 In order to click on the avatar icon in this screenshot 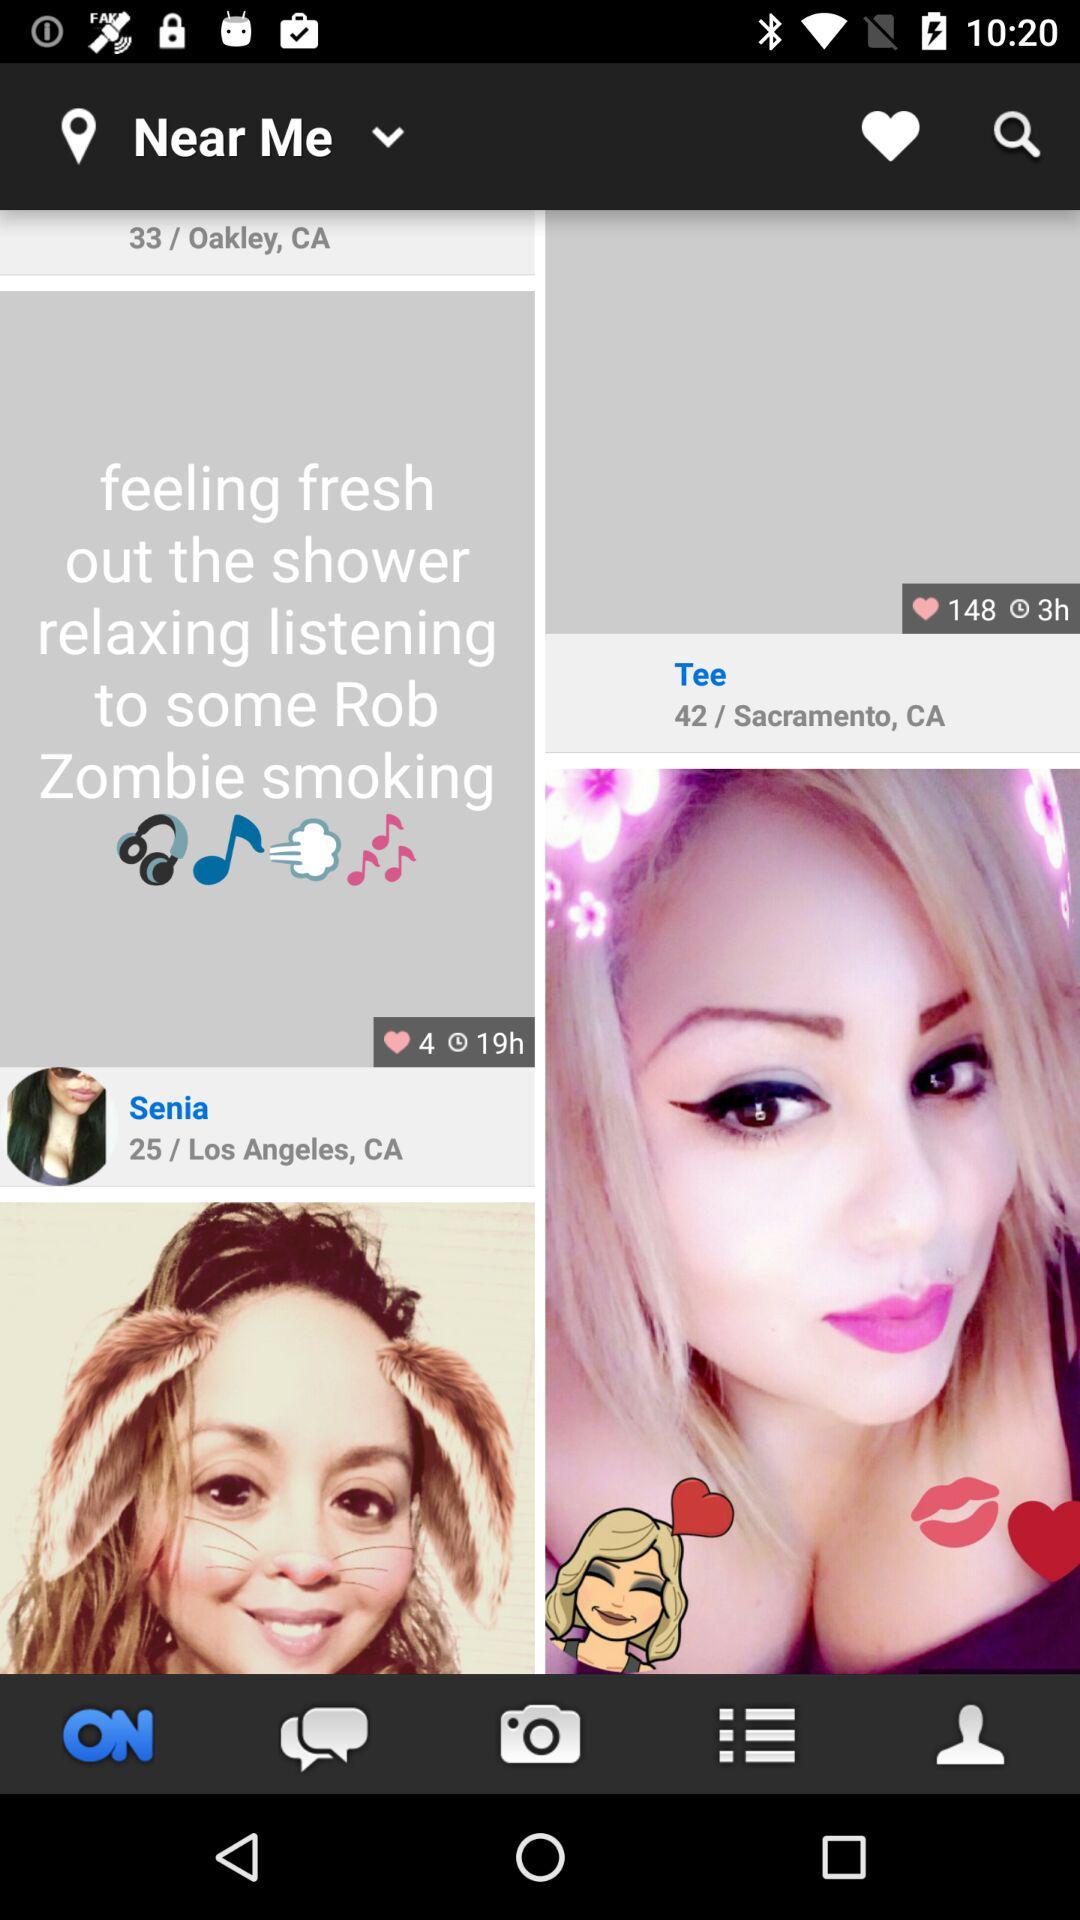, I will do `click(971, 1733)`.